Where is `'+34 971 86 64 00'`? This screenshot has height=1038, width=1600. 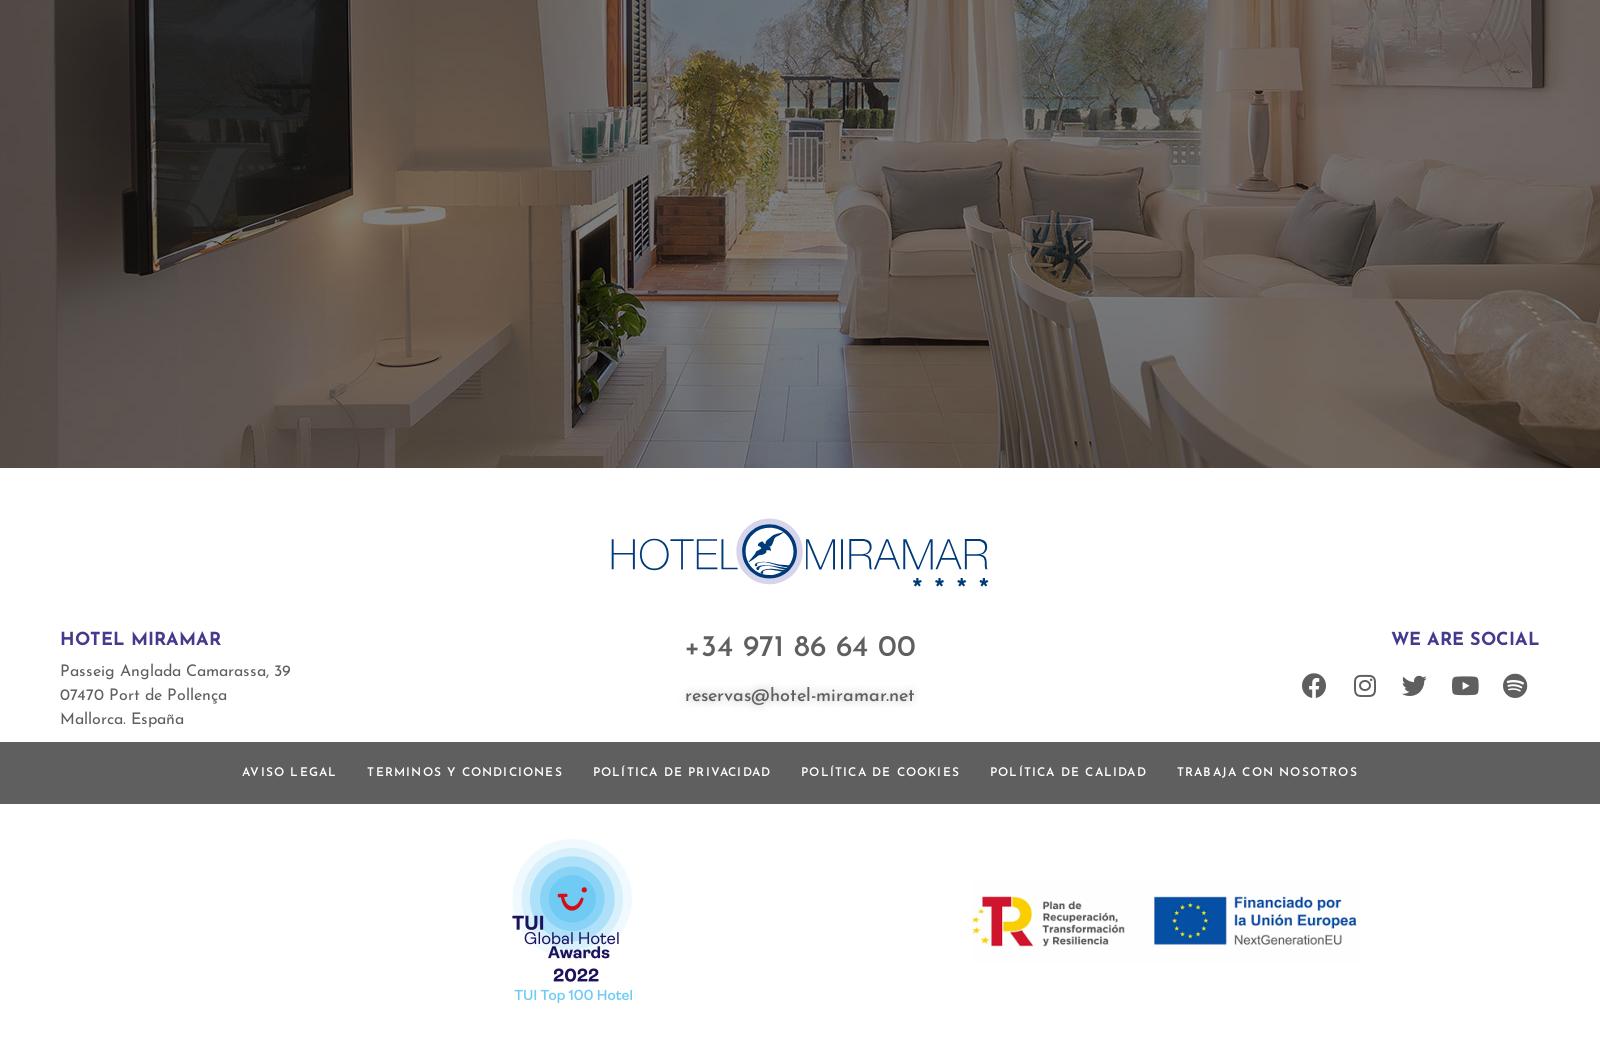 '+34 971 86 64 00' is located at coordinates (799, 647).